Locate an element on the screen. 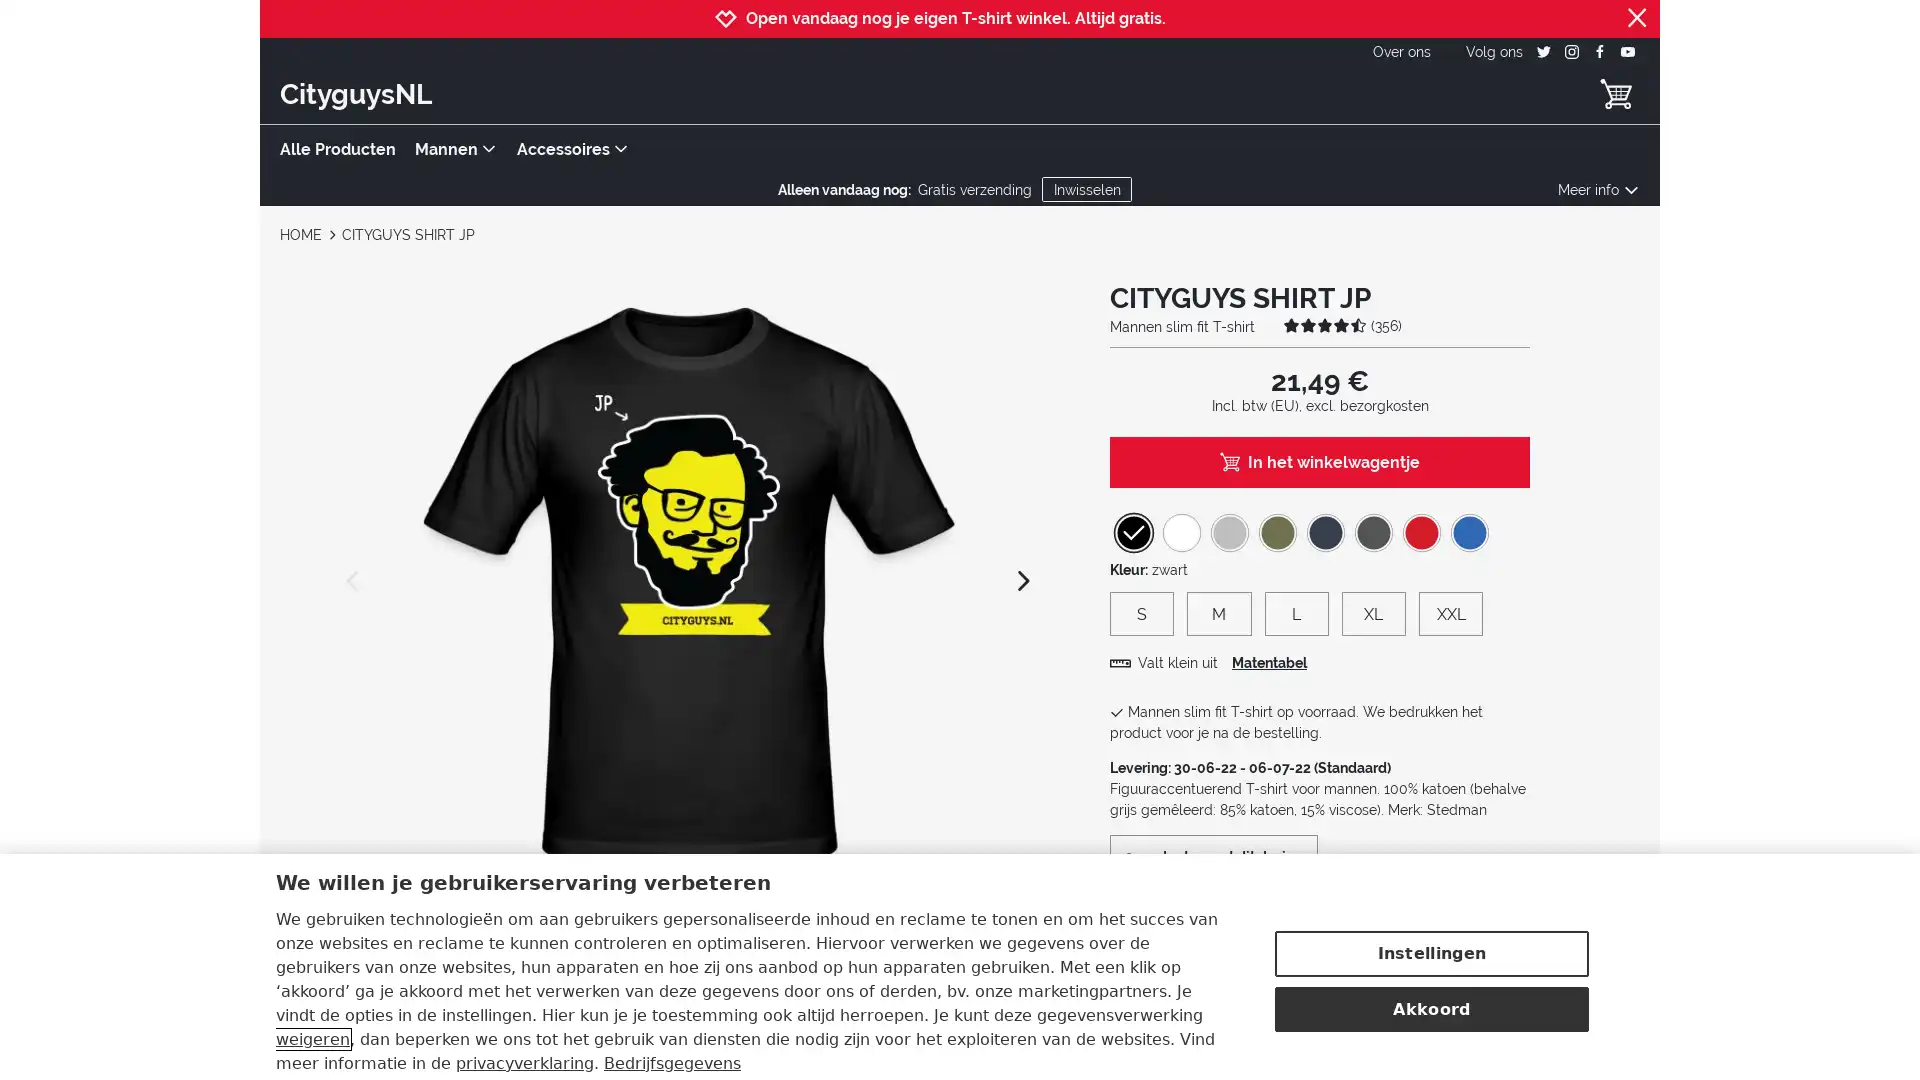  S is located at coordinates (1142, 612).